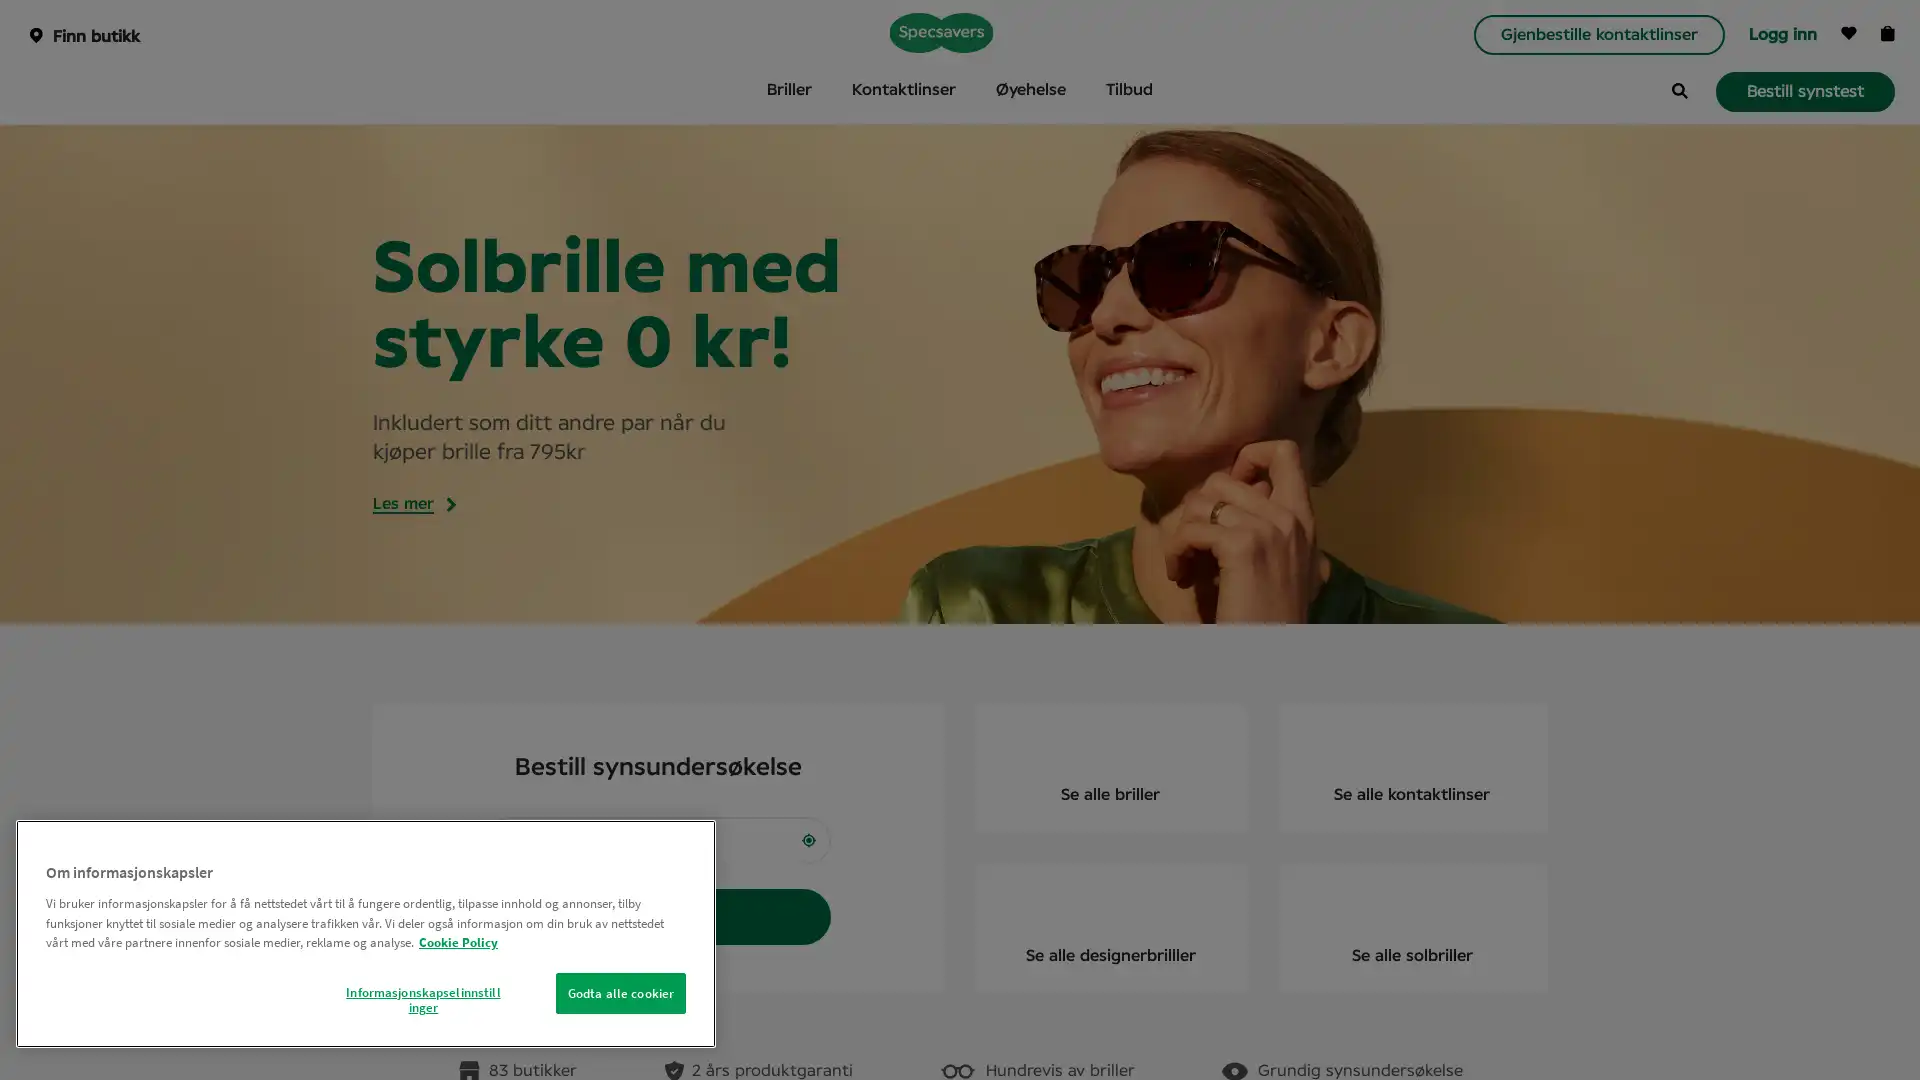 This screenshot has width=1920, height=1080. Describe the element at coordinates (421, 999) in the screenshot. I see `Informasjonskapselinnstillinger` at that location.